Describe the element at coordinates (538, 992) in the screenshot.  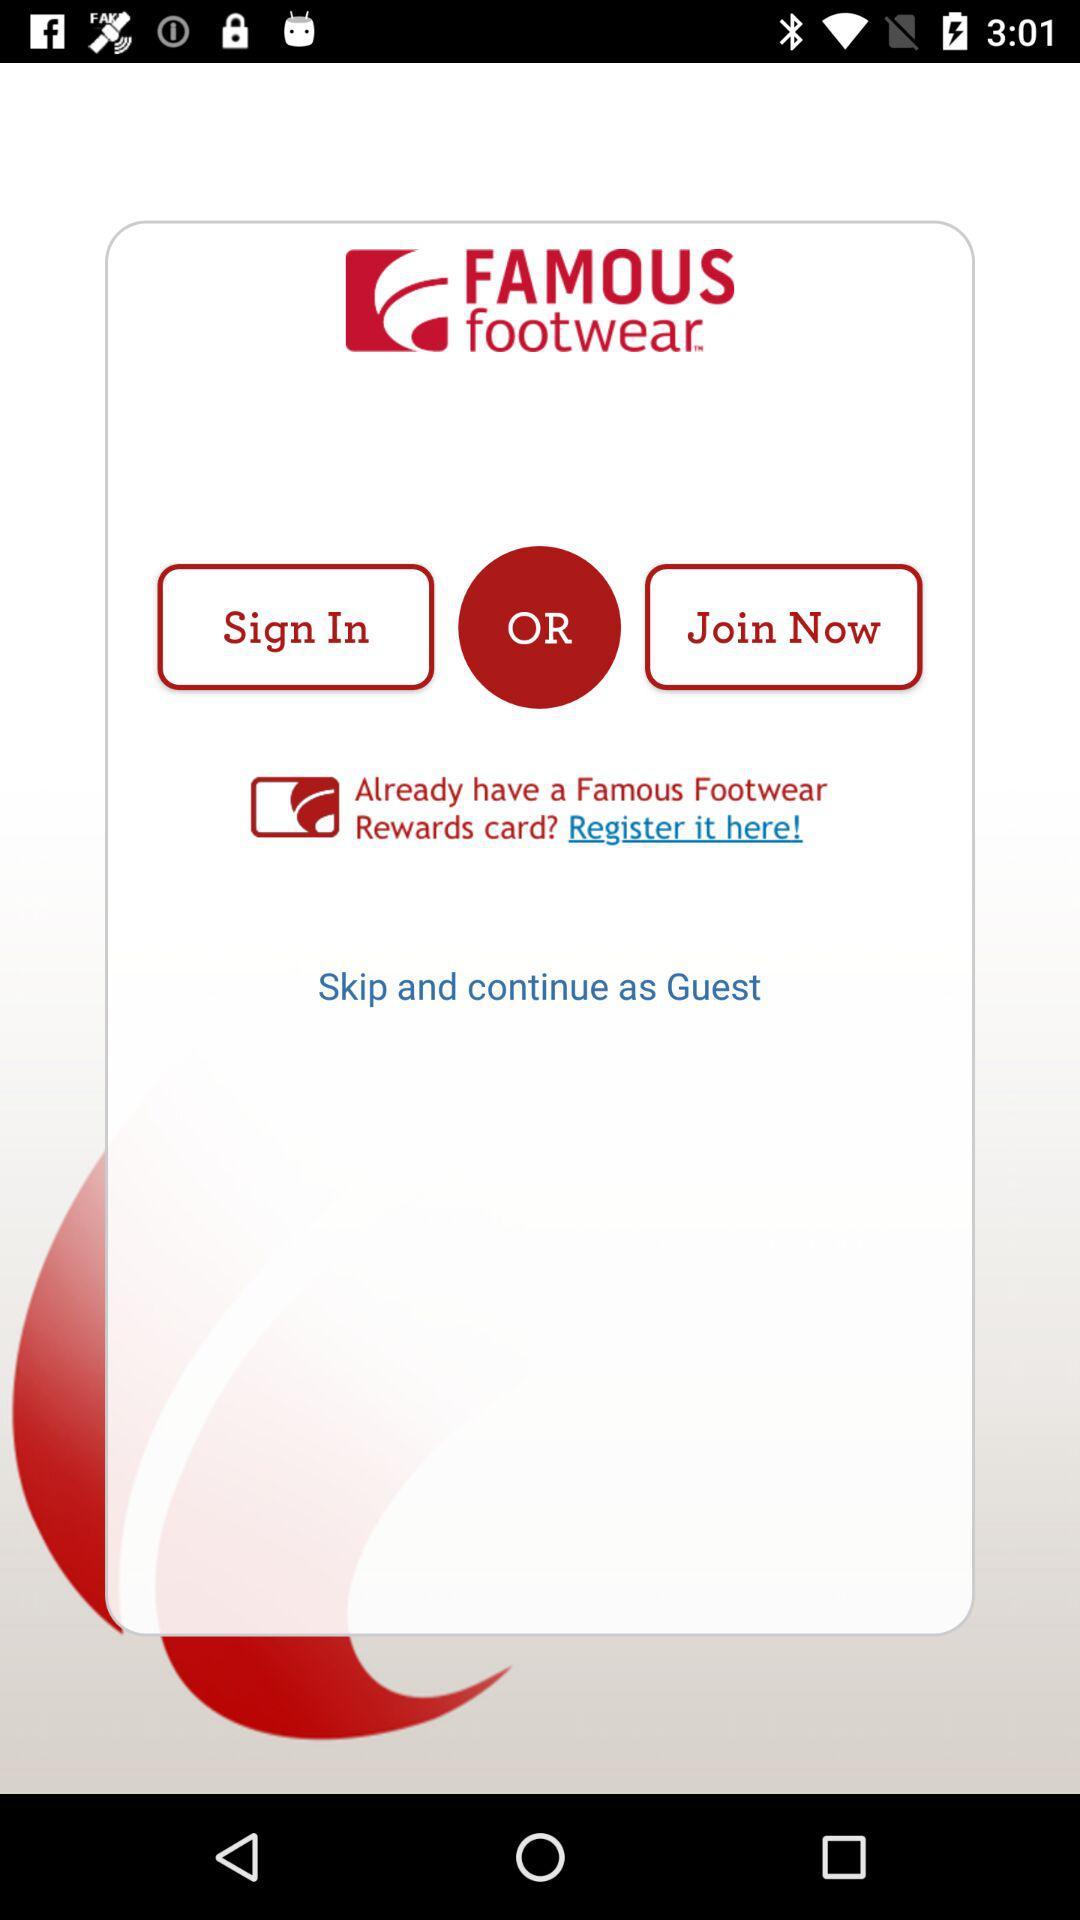
I see `skip and continue item` at that location.